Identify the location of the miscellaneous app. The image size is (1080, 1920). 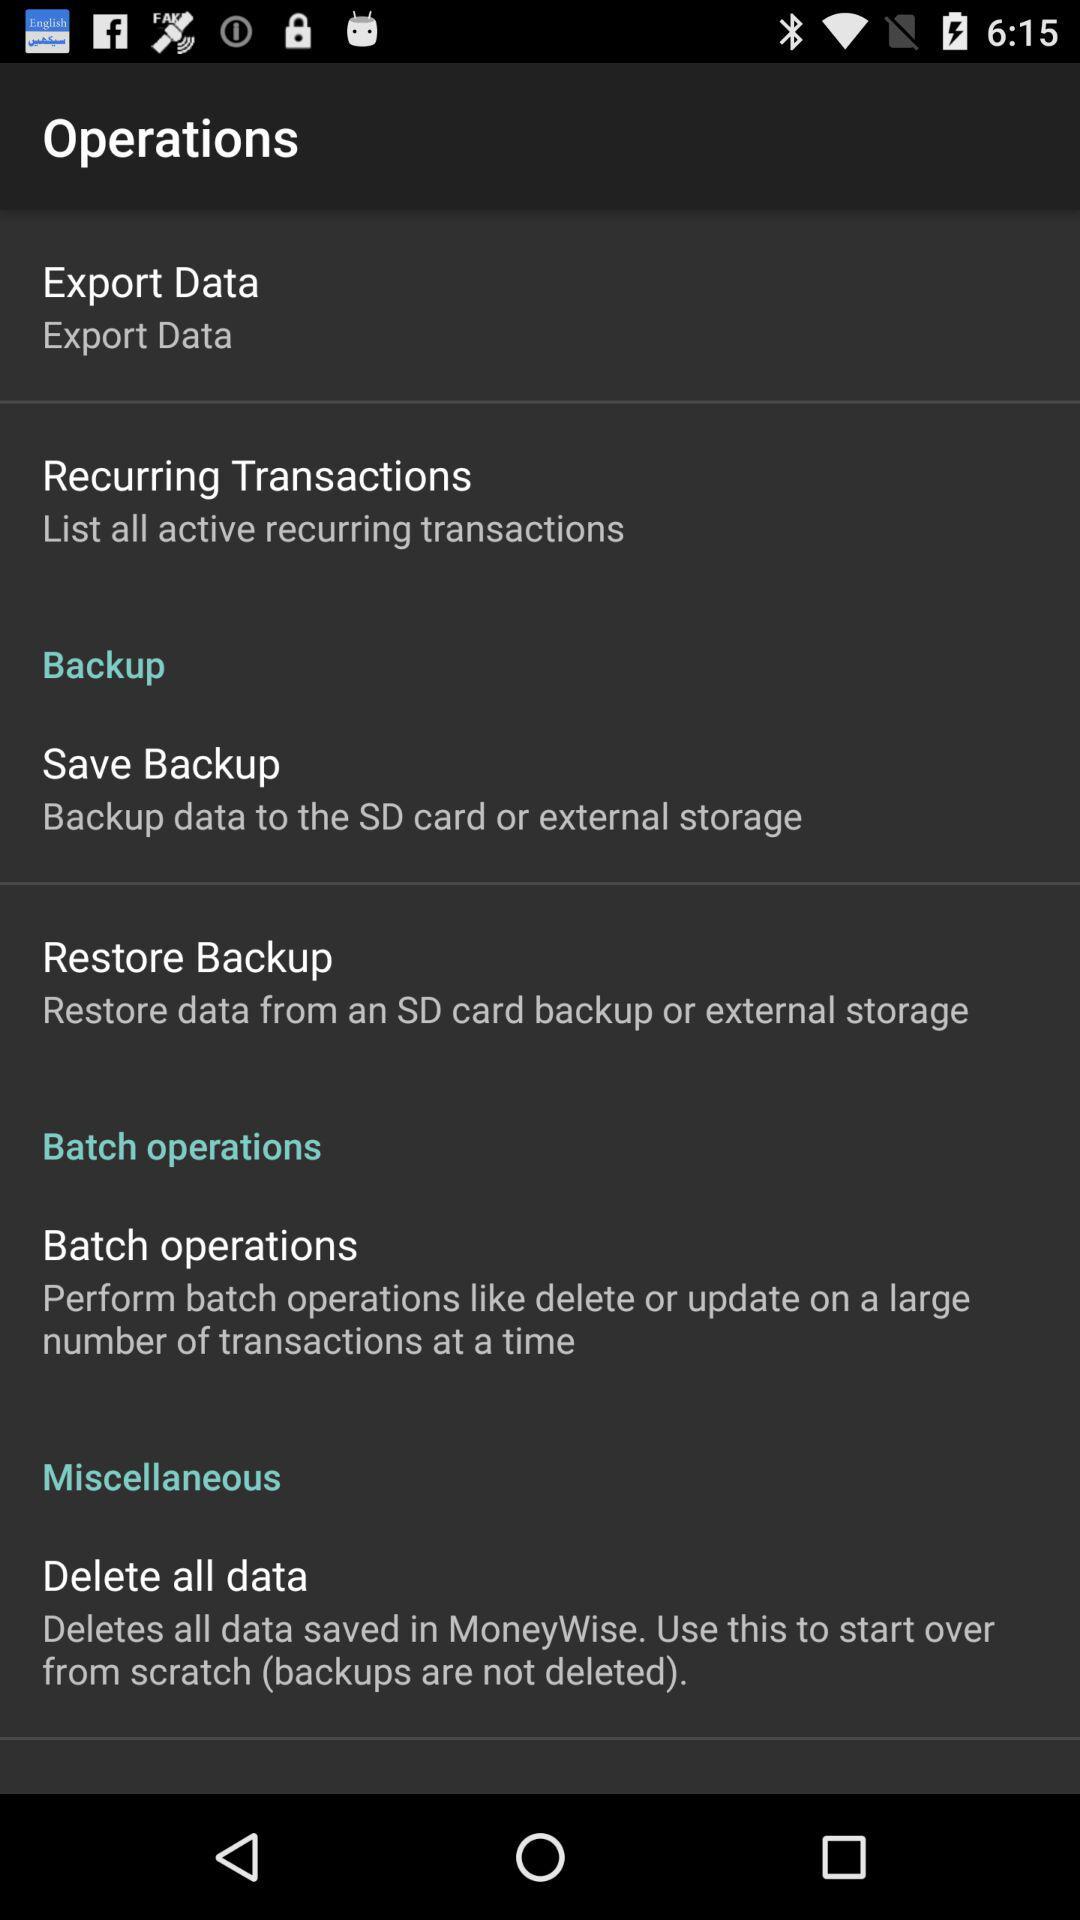
(540, 1454).